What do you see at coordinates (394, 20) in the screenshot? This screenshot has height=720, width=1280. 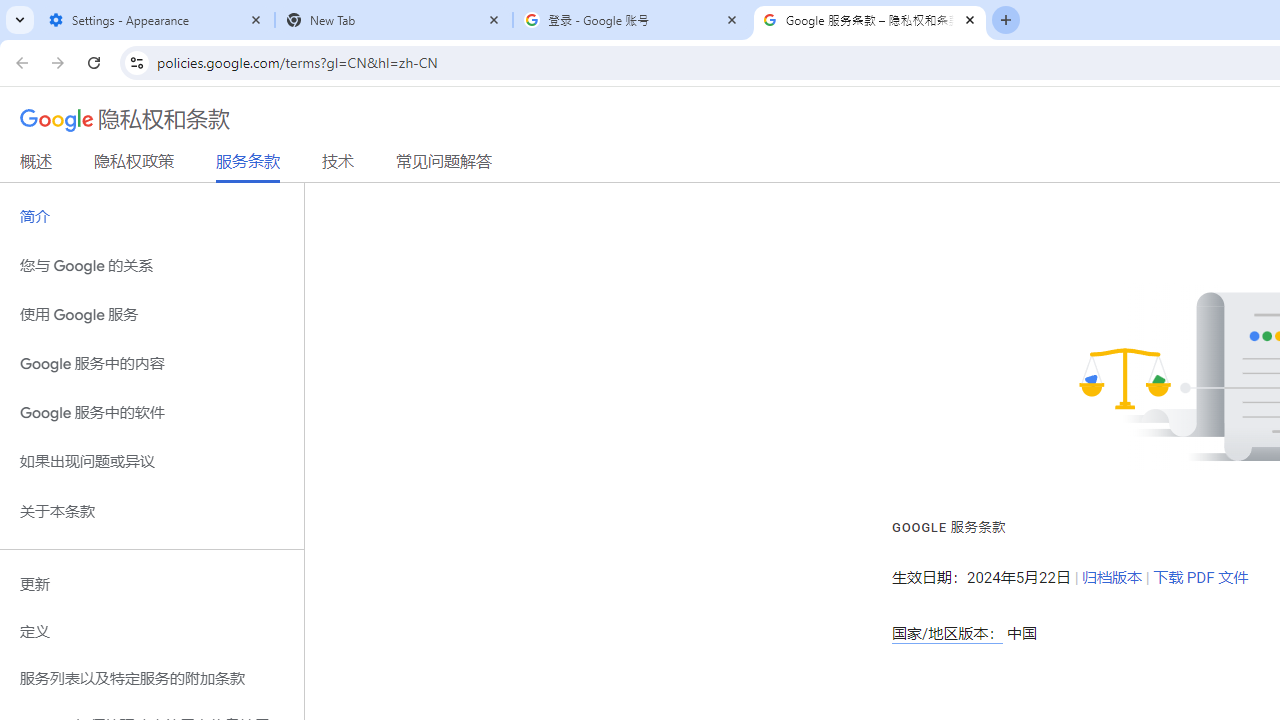 I see `'New Tab'` at bounding box center [394, 20].